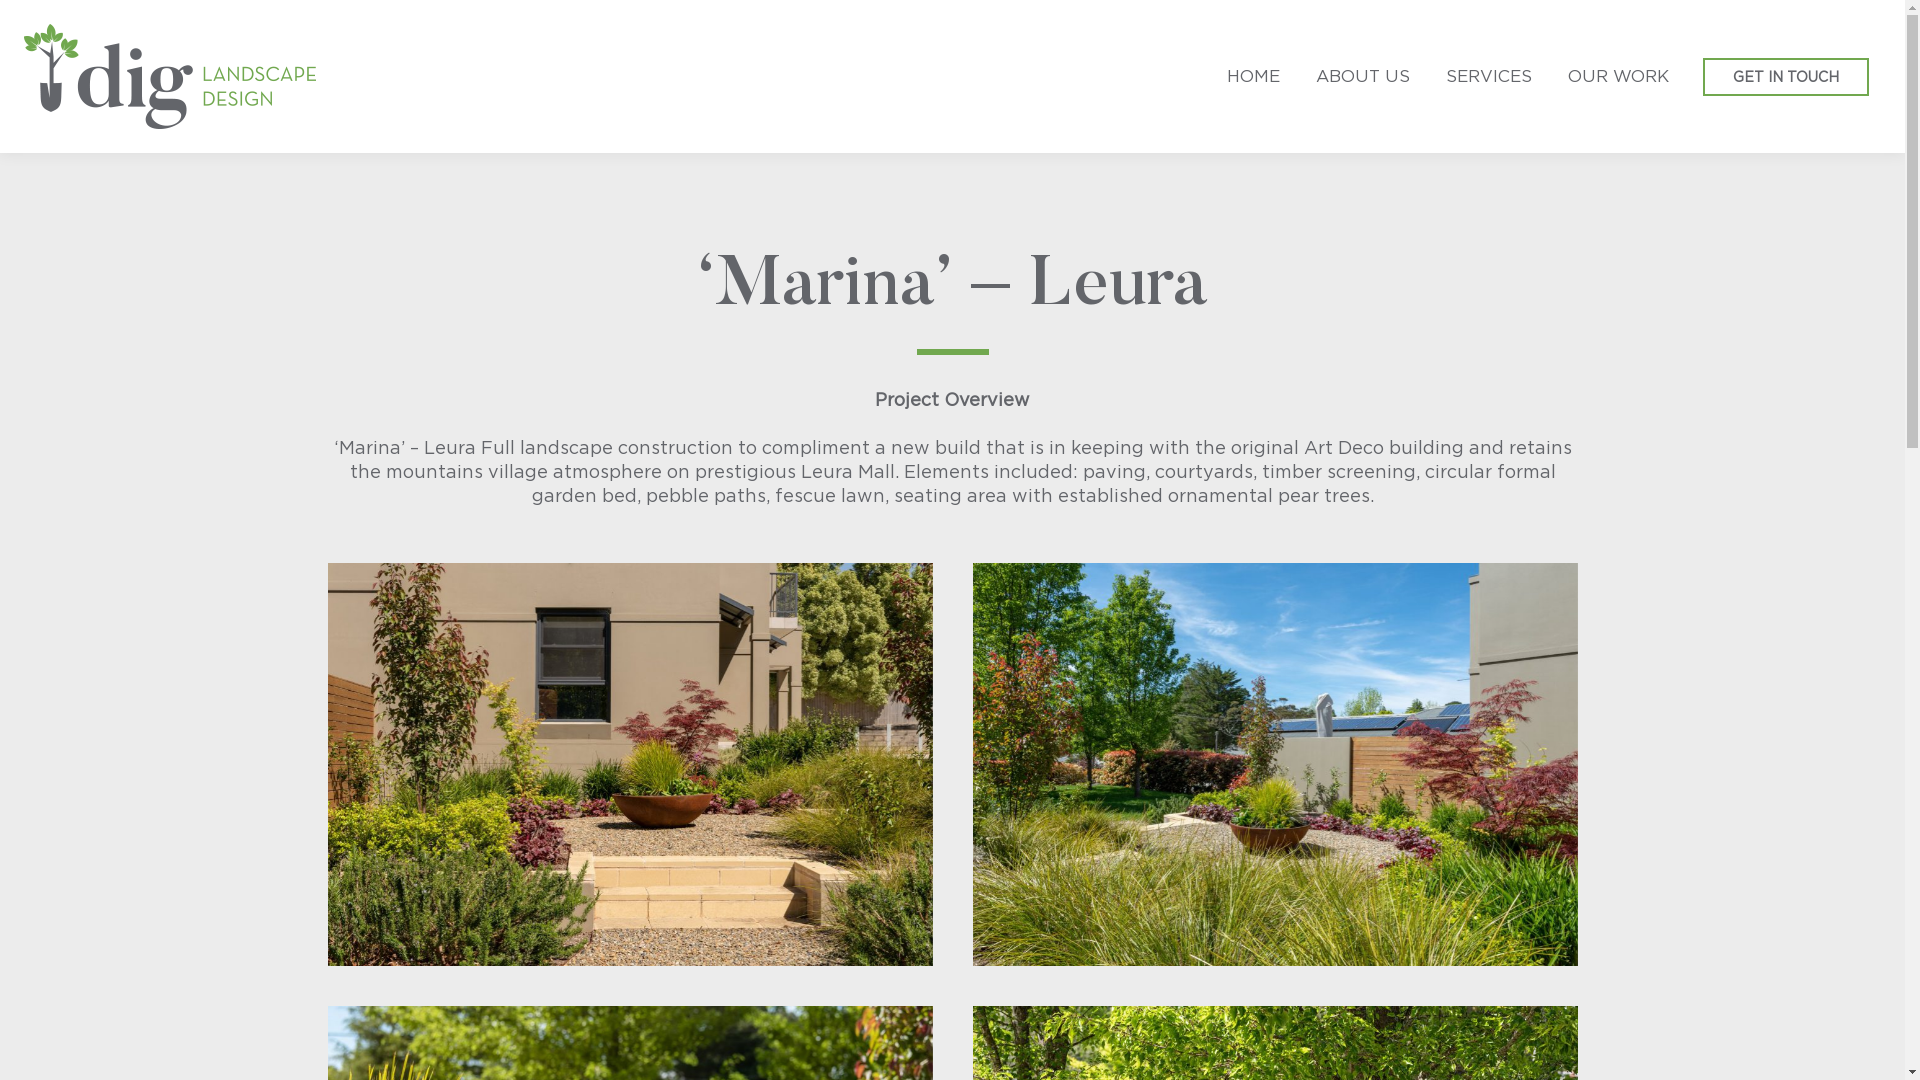 Image resolution: width=1920 pixels, height=1080 pixels. Describe the element at coordinates (1311, 75) in the screenshot. I see `'ABOUT US'` at that location.